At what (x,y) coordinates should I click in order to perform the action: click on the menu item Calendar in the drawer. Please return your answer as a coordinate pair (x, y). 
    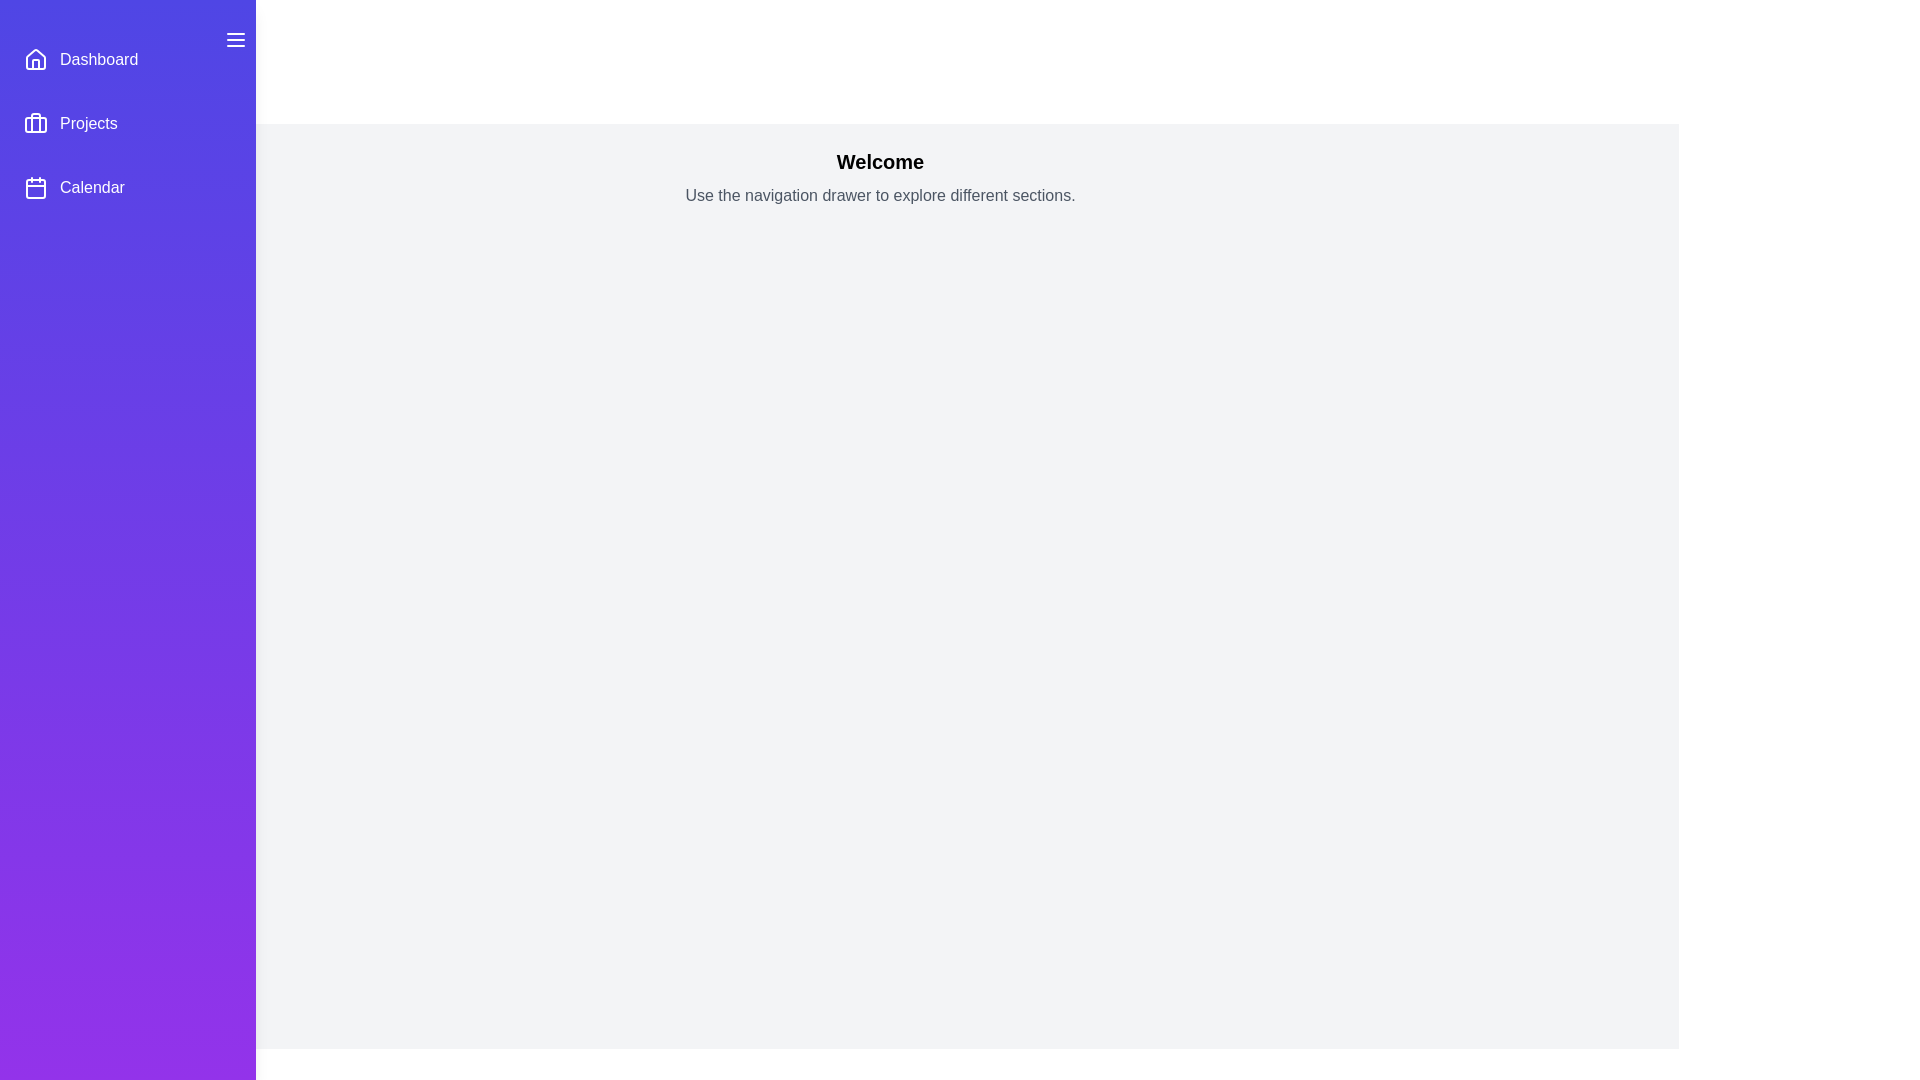
    Looking at the image, I should click on (127, 188).